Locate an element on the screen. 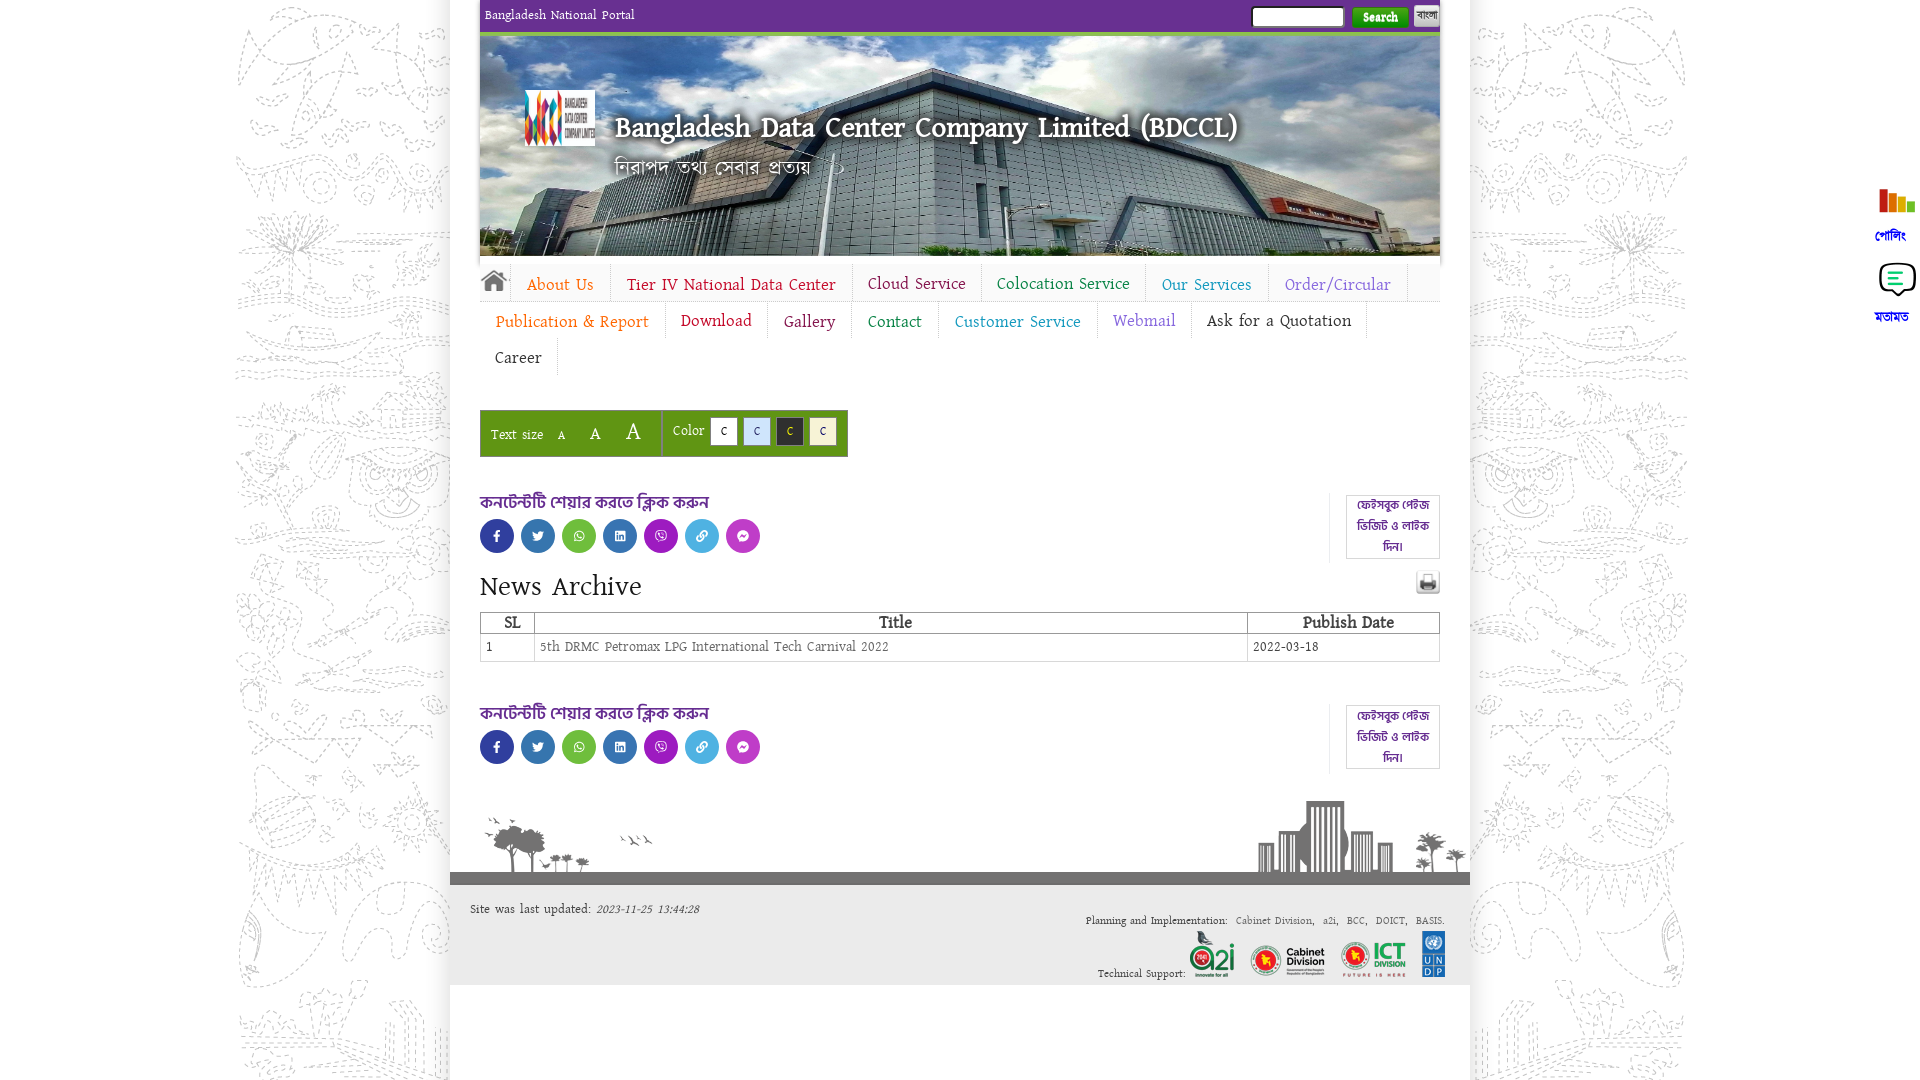 Image resolution: width=1920 pixels, height=1080 pixels. 'Webmail' is located at coordinates (1144, 319).